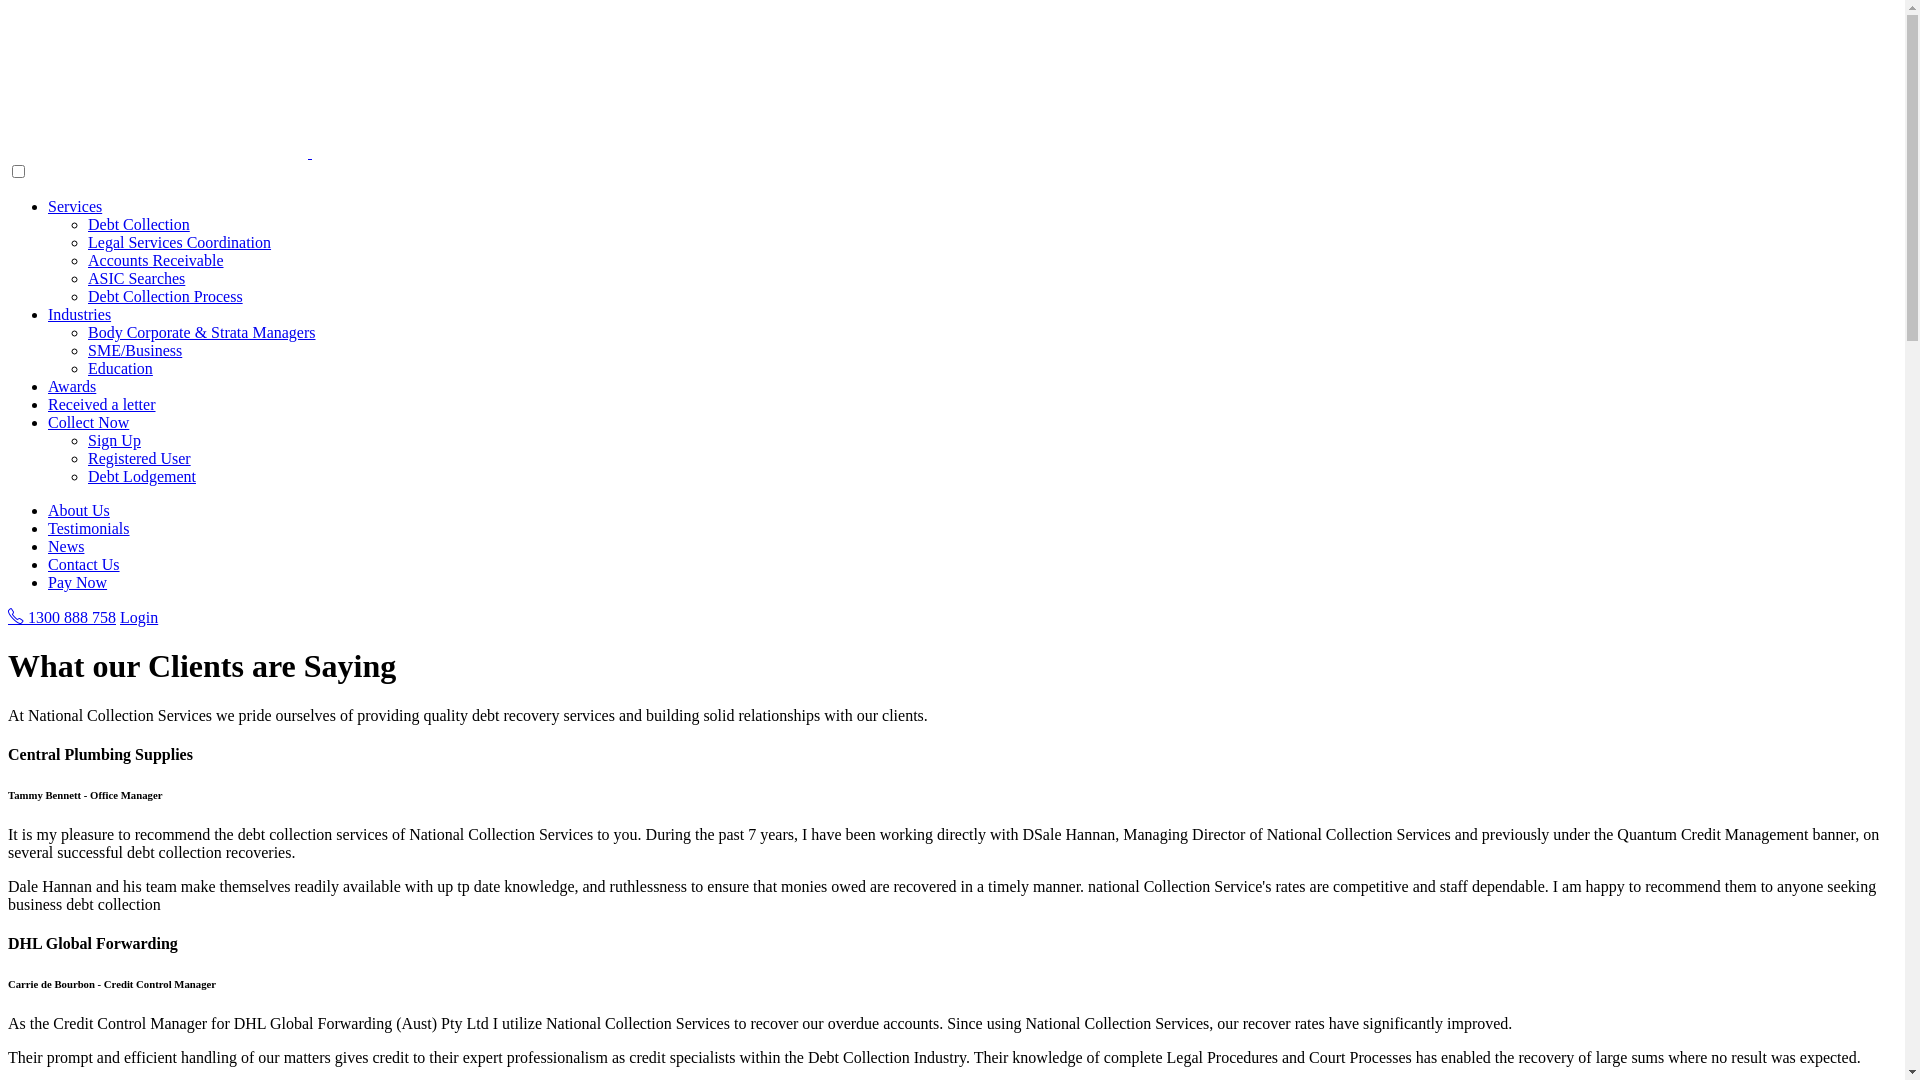 This screenshot has height=1080, width=1920. I want to click on 'Collect Now', so click(87, 421).